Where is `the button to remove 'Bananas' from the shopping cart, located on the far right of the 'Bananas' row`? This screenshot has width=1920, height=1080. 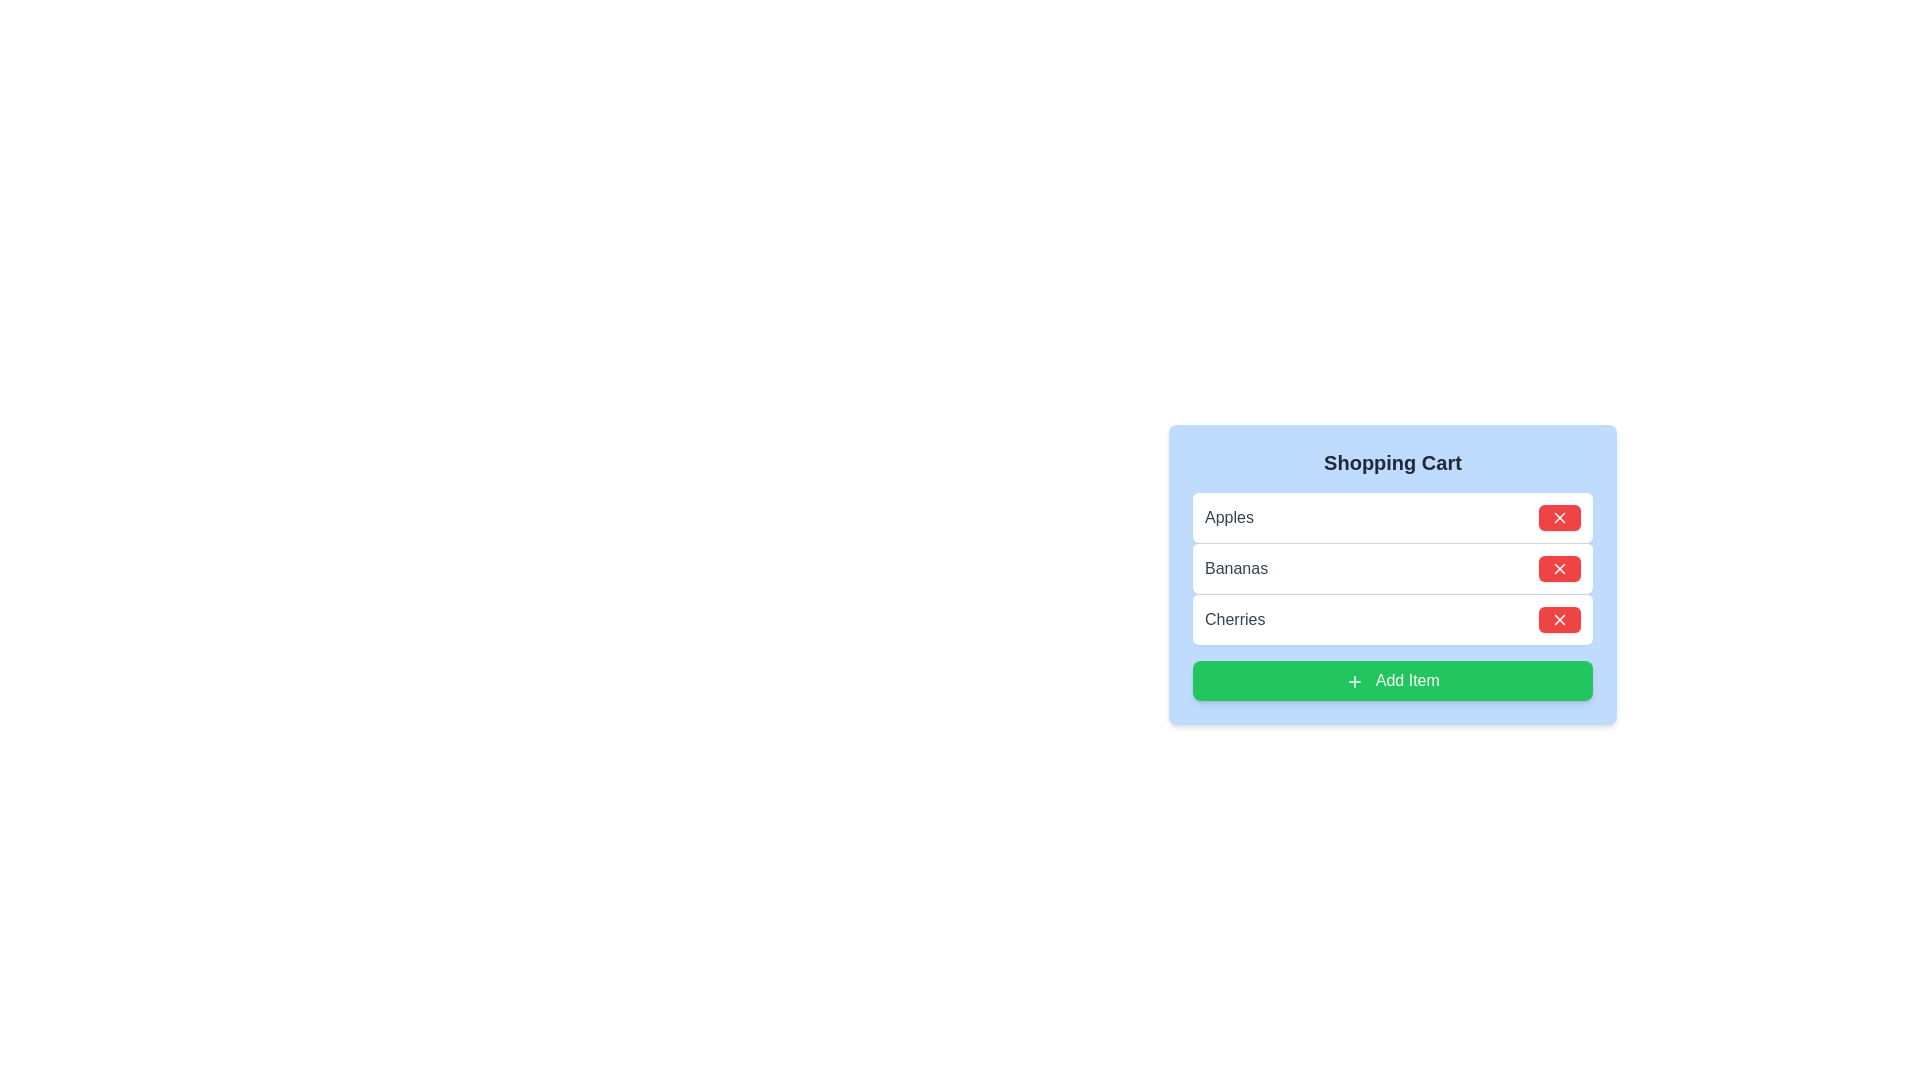 the button to remove 'Bananas' from the shopping cart, located on the far right of the 'Bananas' row is located at coordinates (1559, 569).